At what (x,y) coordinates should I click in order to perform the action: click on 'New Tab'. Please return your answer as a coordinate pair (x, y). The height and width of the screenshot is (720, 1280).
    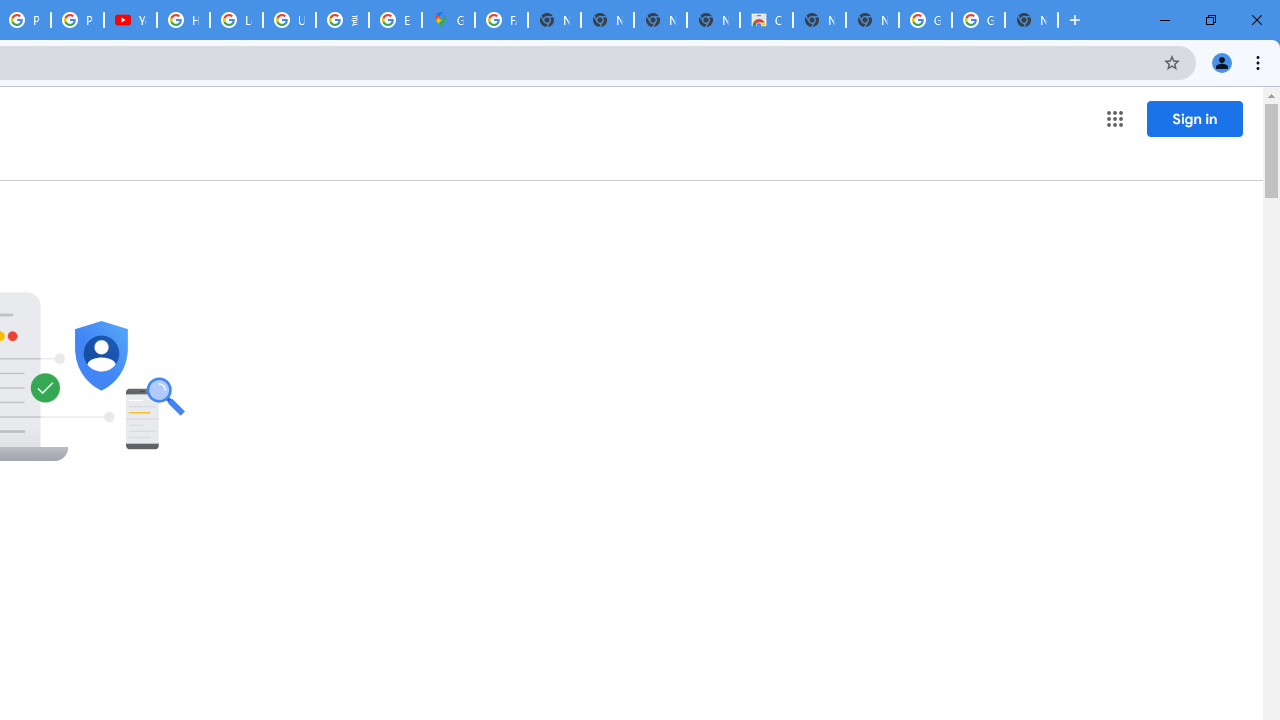
    Looking at the image, I should click on (1031, 20).